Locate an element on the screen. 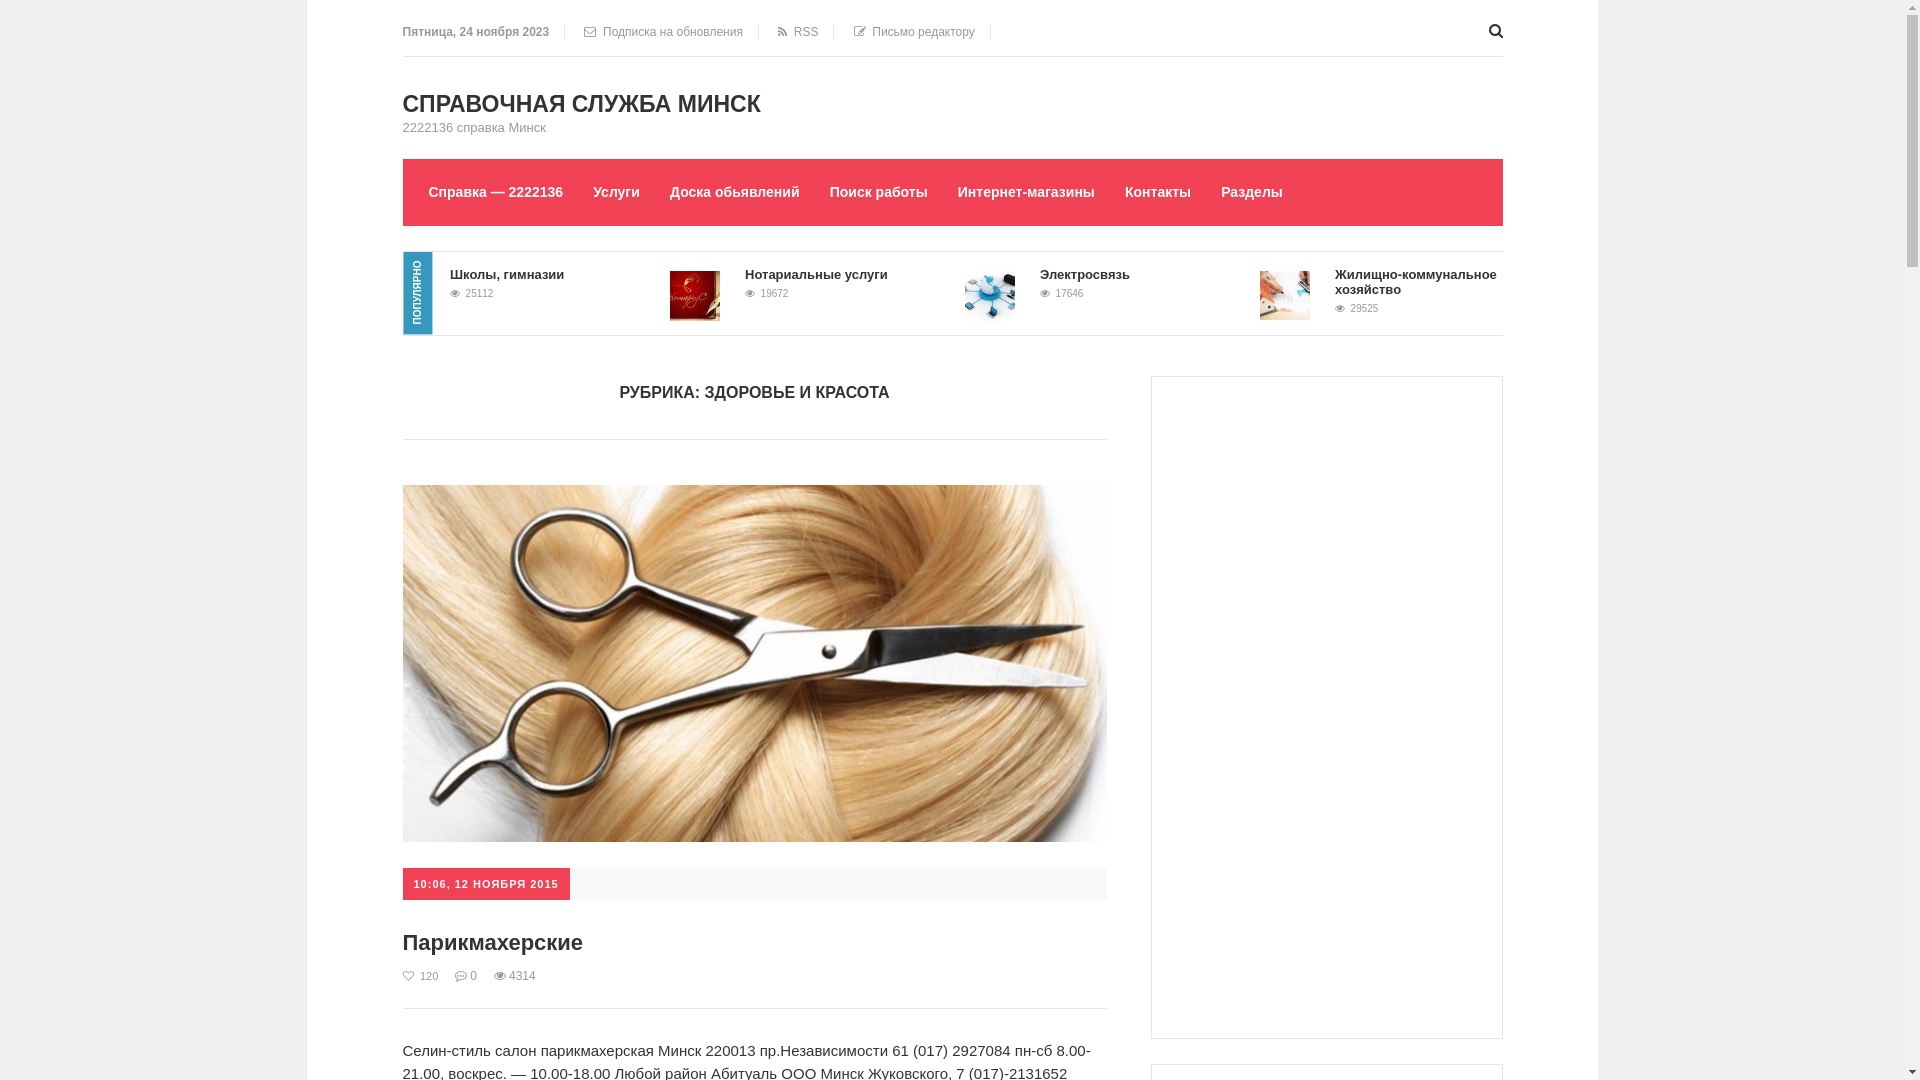 The width and height of the screenshot is (1920, 1080). ' RSS' is located at coordinates (776, 31).